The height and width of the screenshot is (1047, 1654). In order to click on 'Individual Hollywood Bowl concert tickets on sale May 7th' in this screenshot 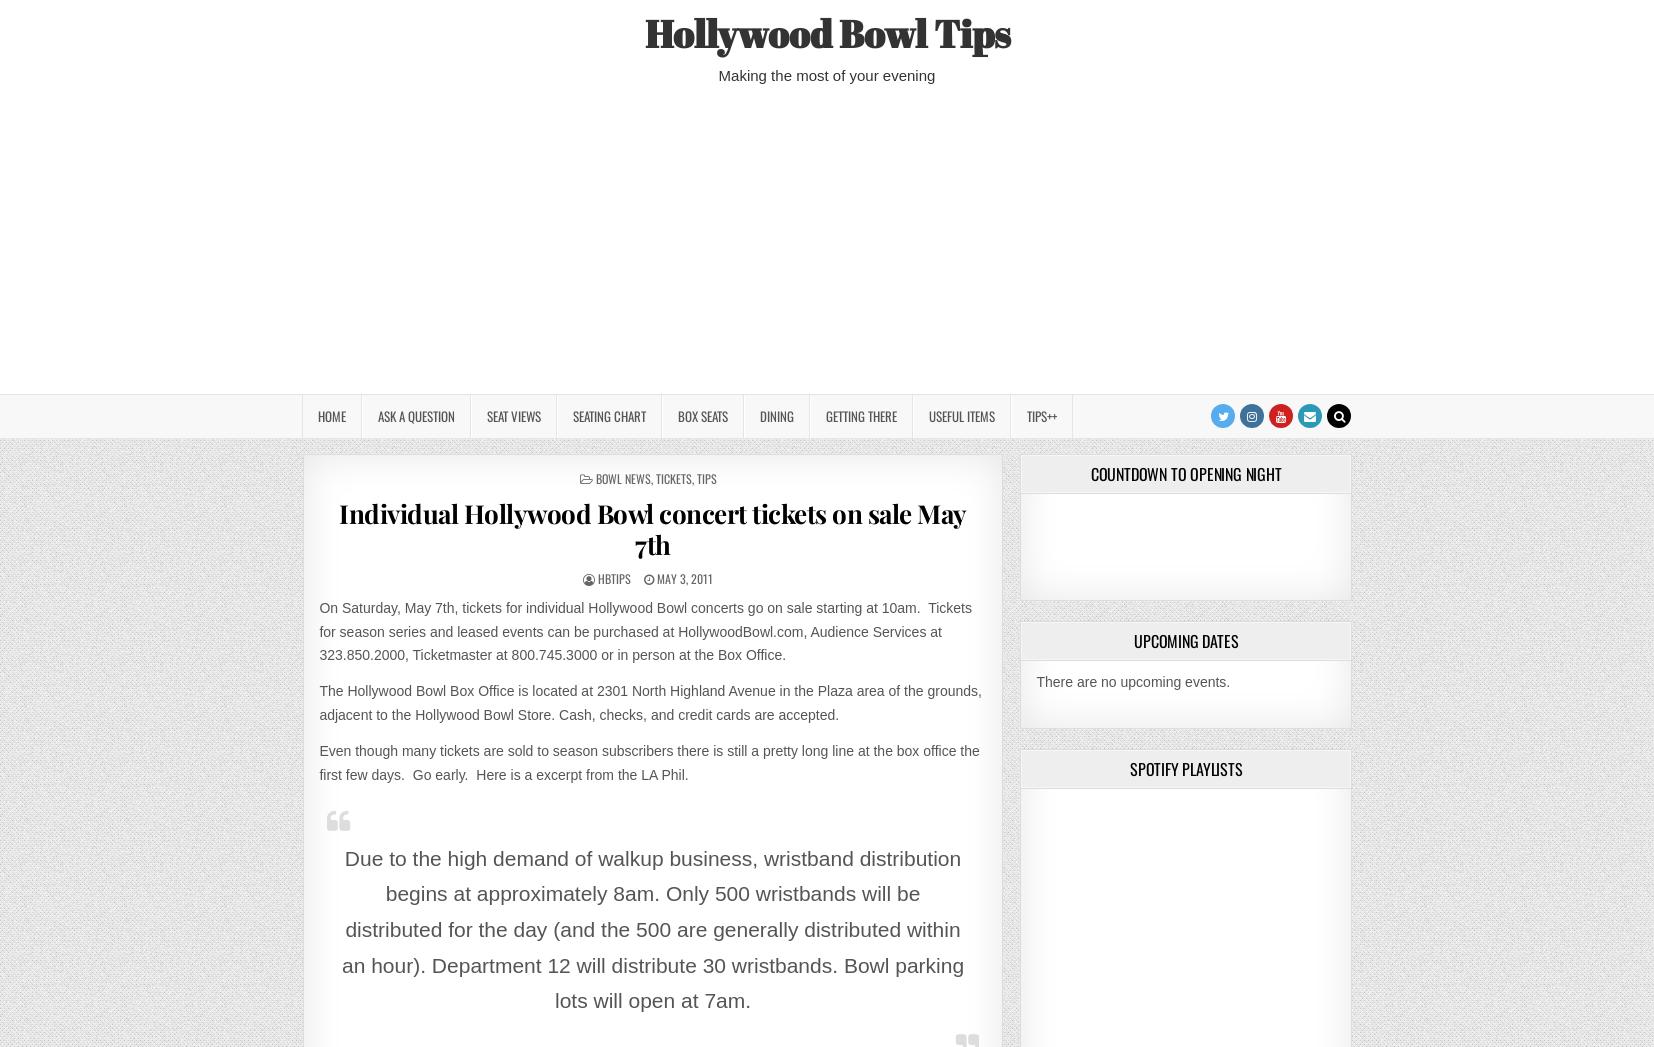, I will do `click(338, 528)`.